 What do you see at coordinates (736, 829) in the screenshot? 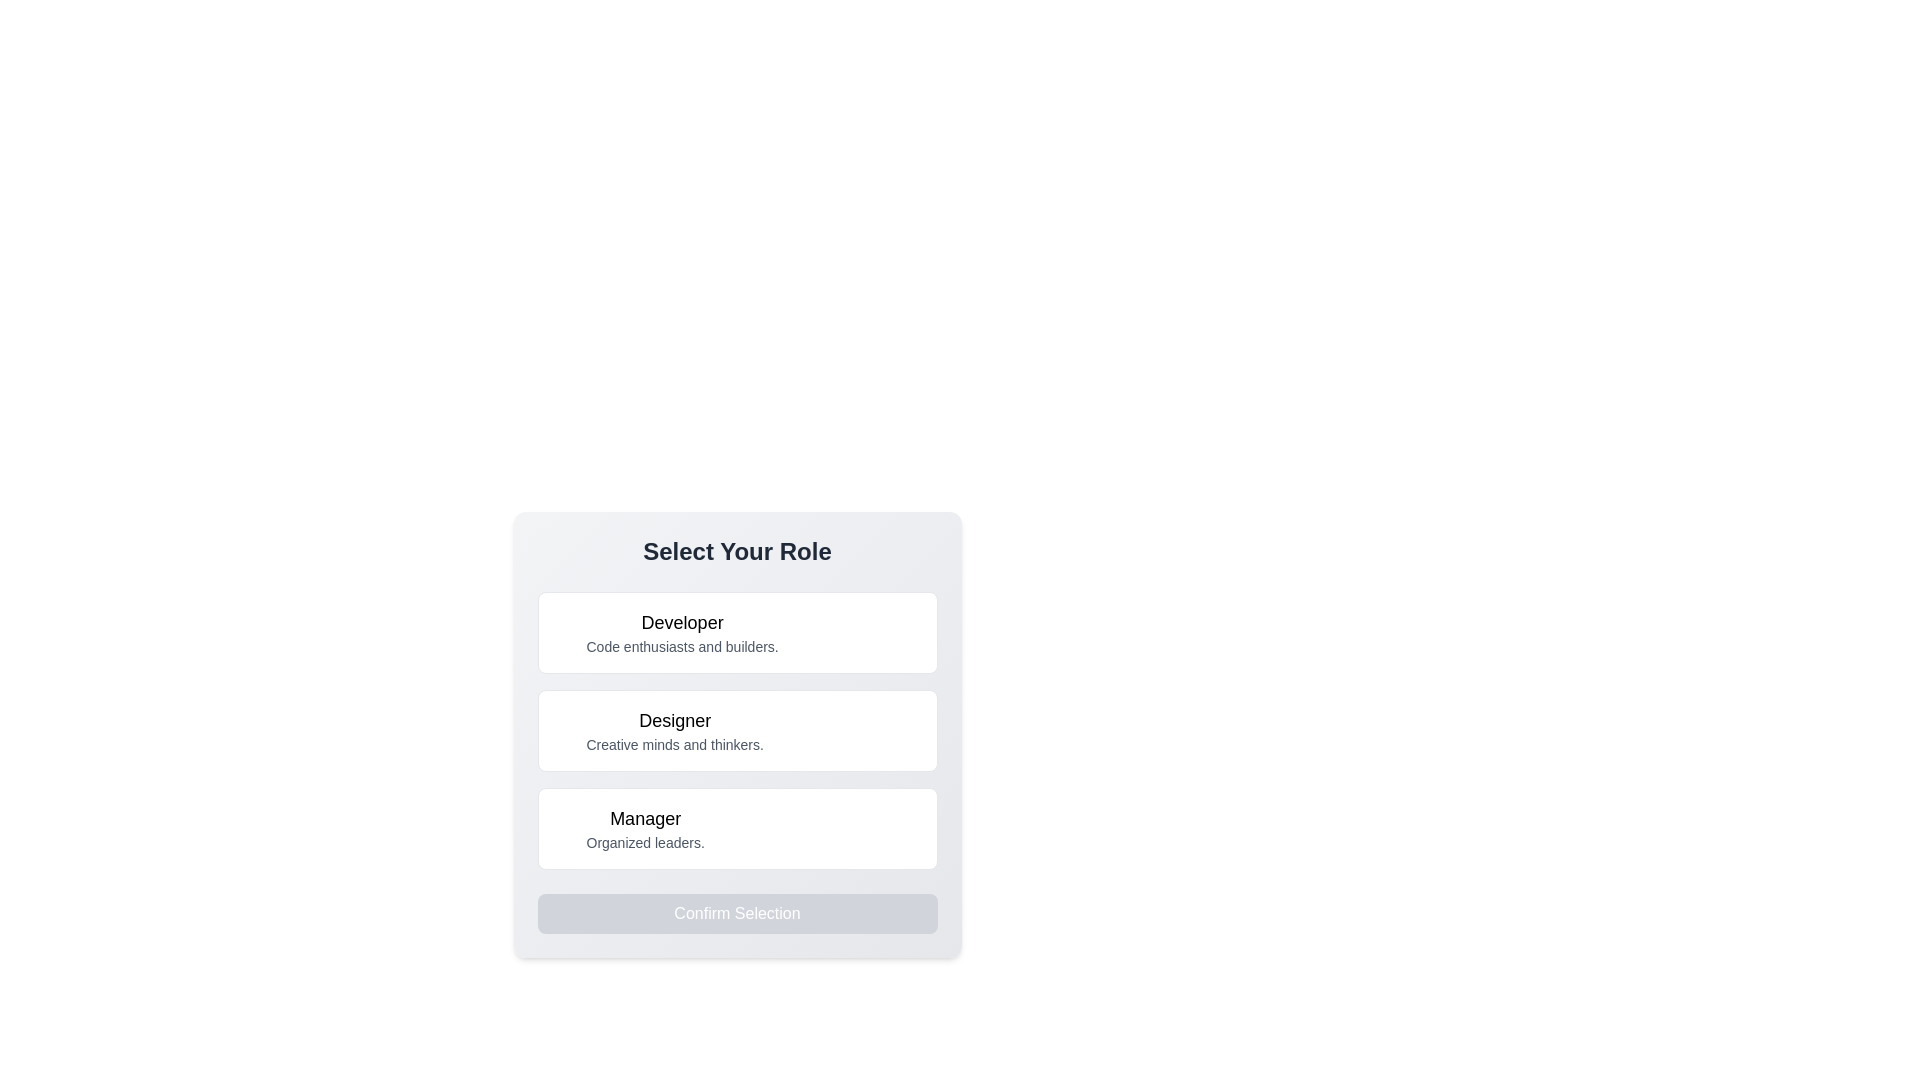
I see `the 'Manager' role card located at the bottom of the 'Select Your Role' section` at bounding box center [736, 829].